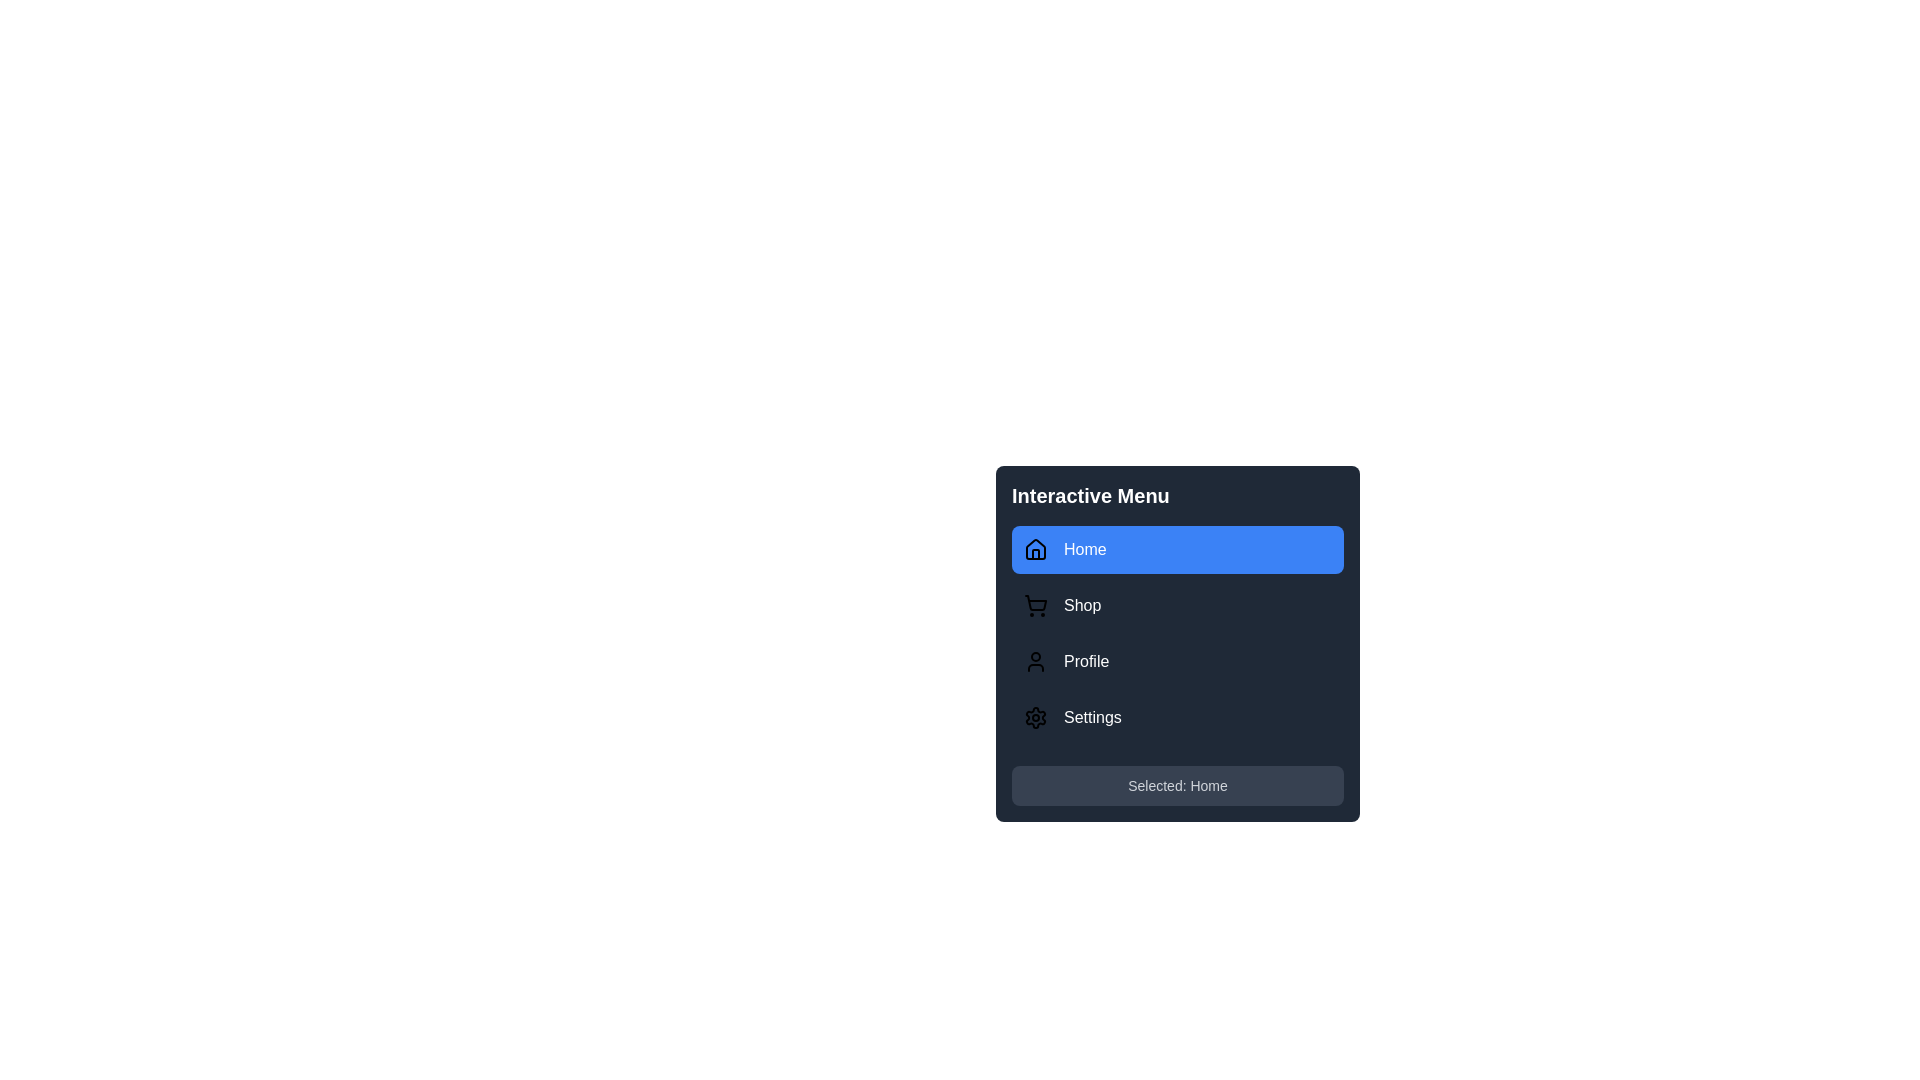 The height and width of the screenshot is (1080, 1920). What do you see at coordinates (1036, 554) in the screenshot?
I see `the door area of the house icon in the 'Home' option of the interactive menu, which is represented by a vertical rectangle in stroke-style graphic` at bounding box center [1036, 554].